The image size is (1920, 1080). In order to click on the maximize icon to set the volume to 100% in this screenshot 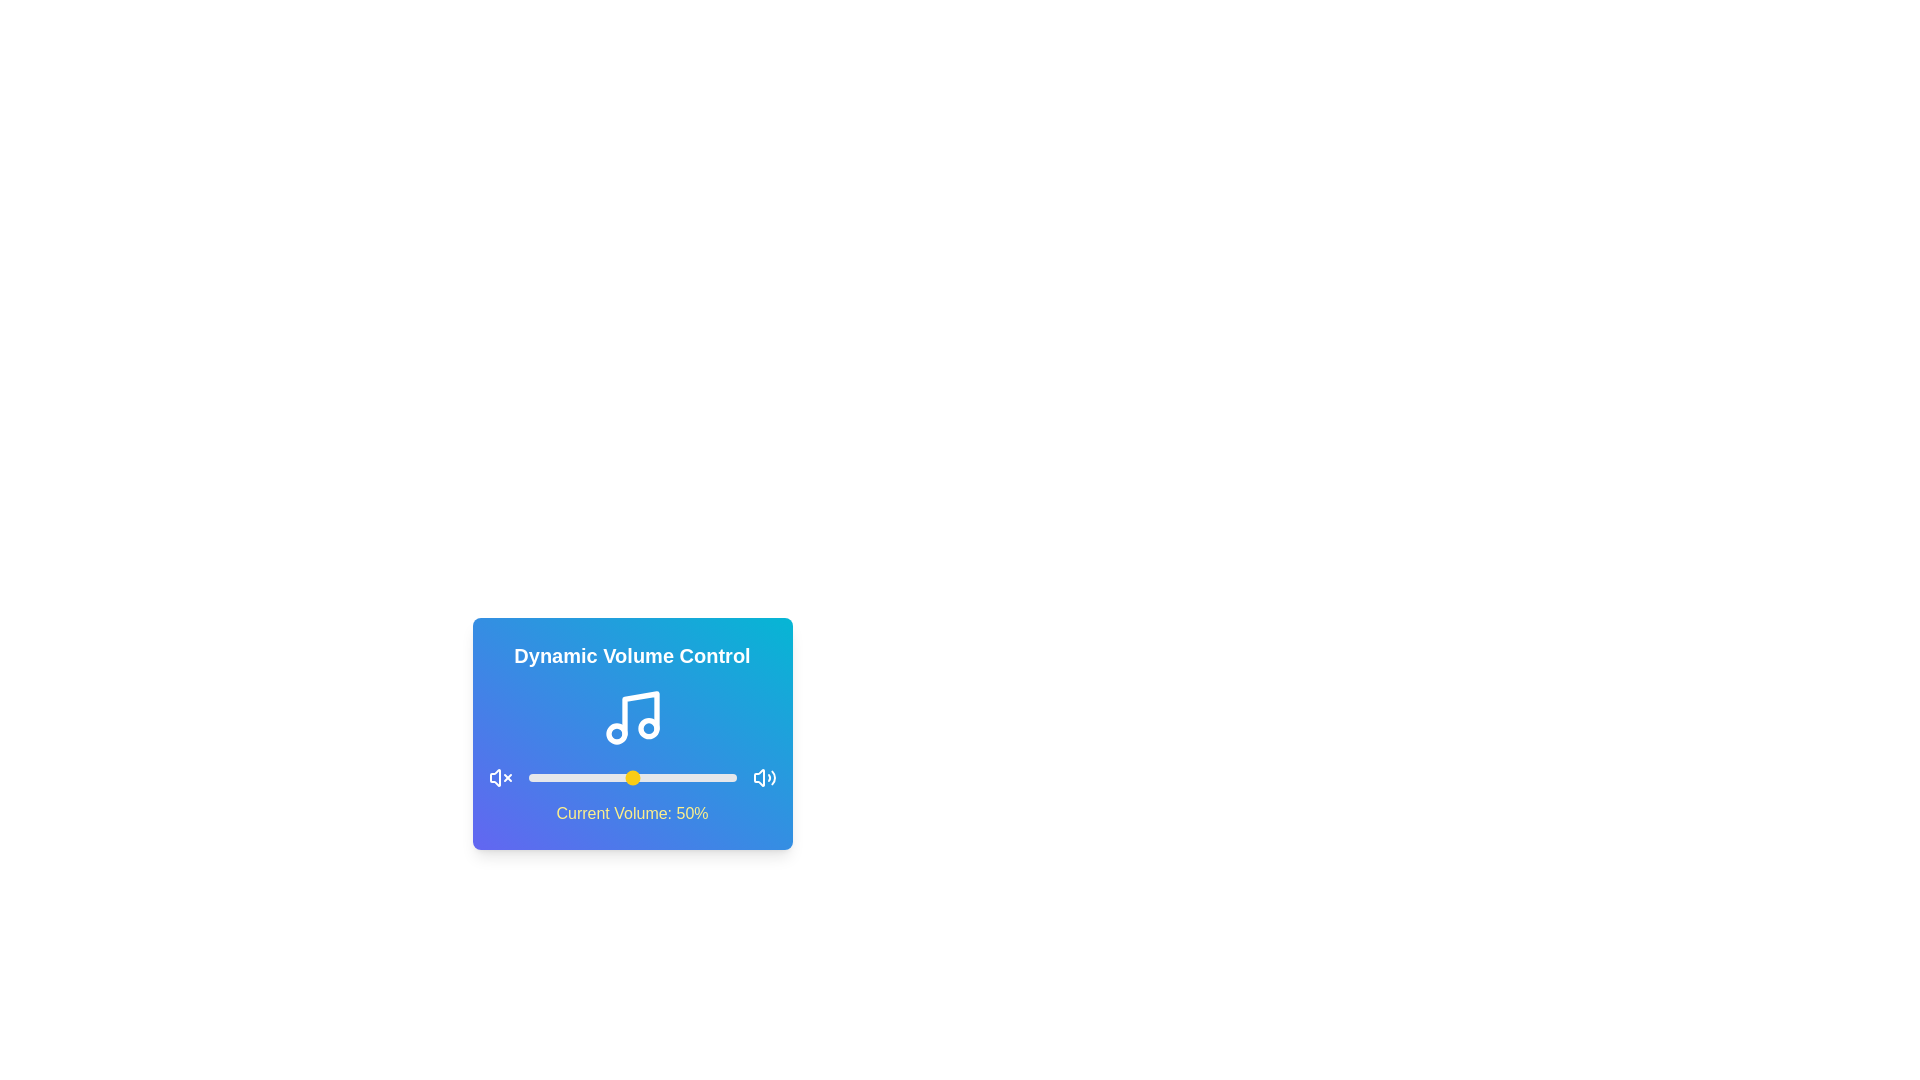, I will do `click(763, 777)`.